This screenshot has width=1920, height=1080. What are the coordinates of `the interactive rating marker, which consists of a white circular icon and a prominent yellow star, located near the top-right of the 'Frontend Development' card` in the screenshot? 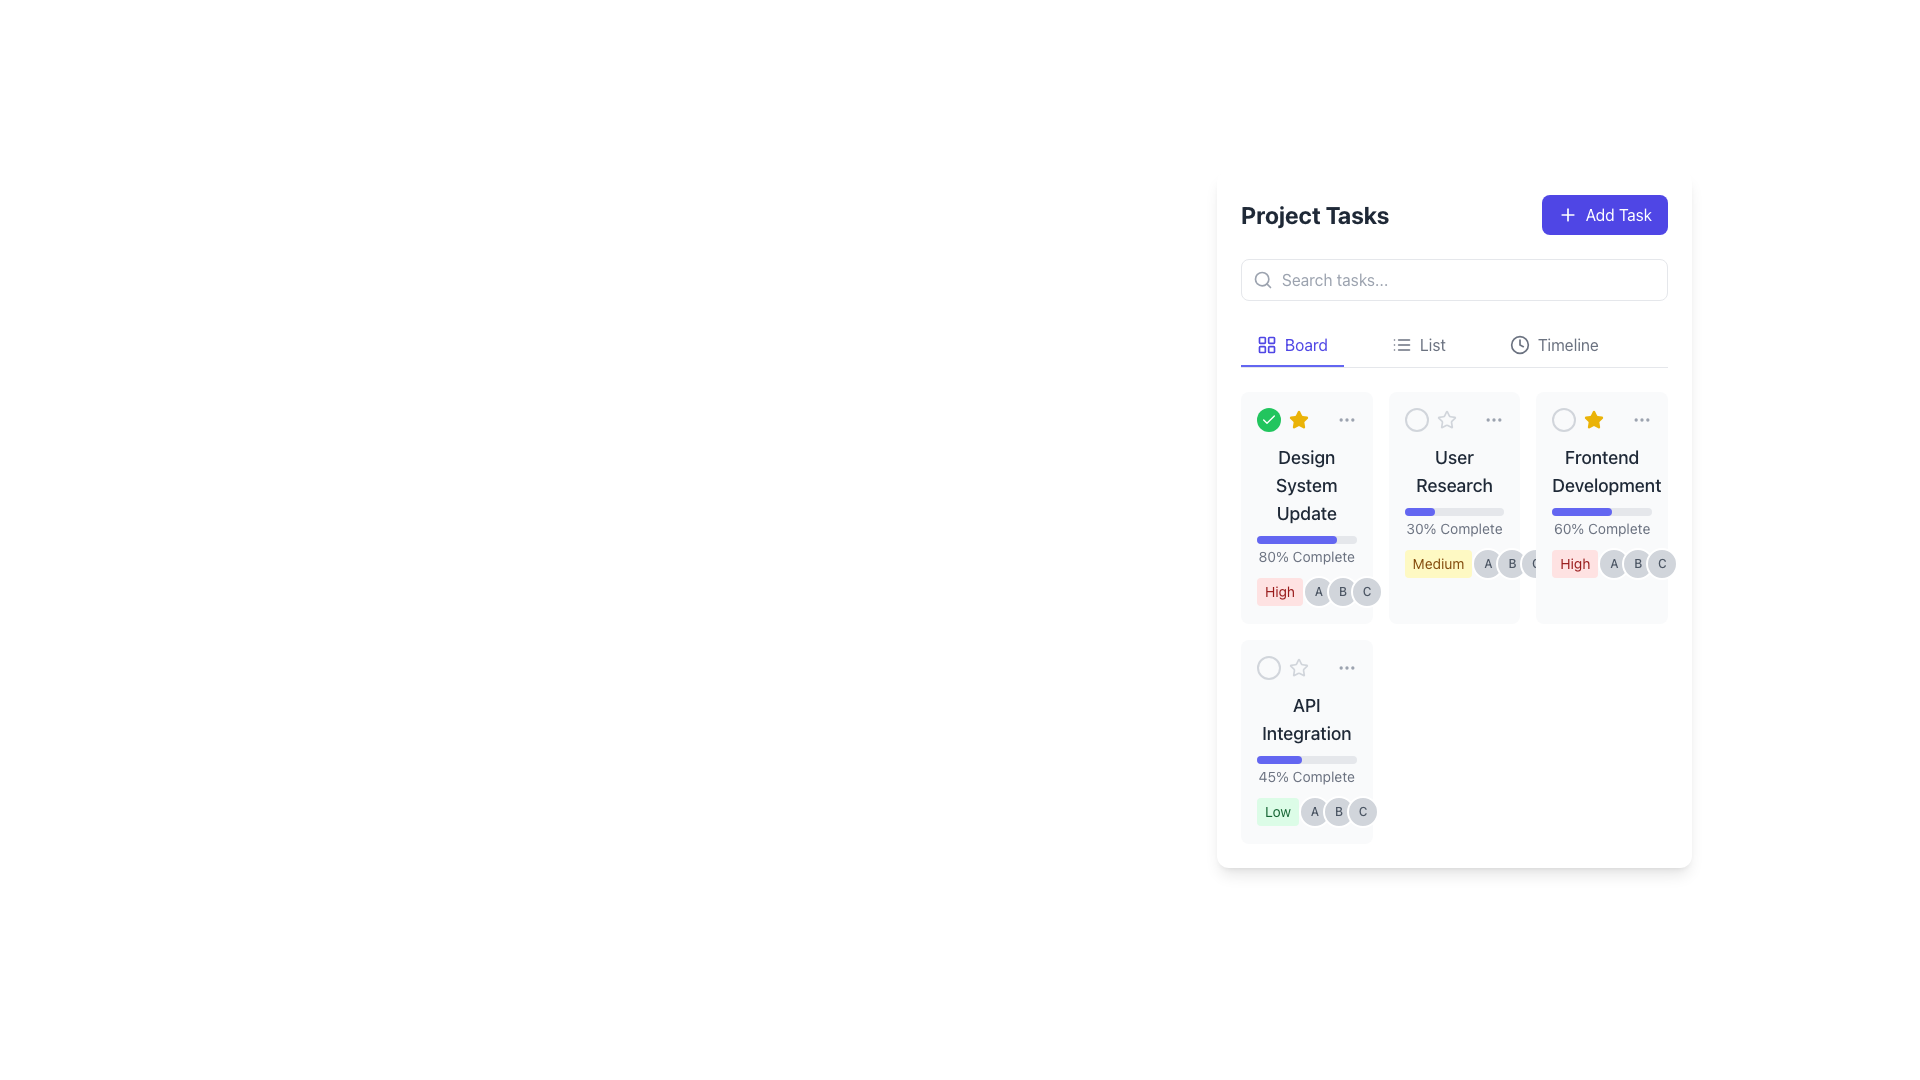 It's located at (1577, 419).